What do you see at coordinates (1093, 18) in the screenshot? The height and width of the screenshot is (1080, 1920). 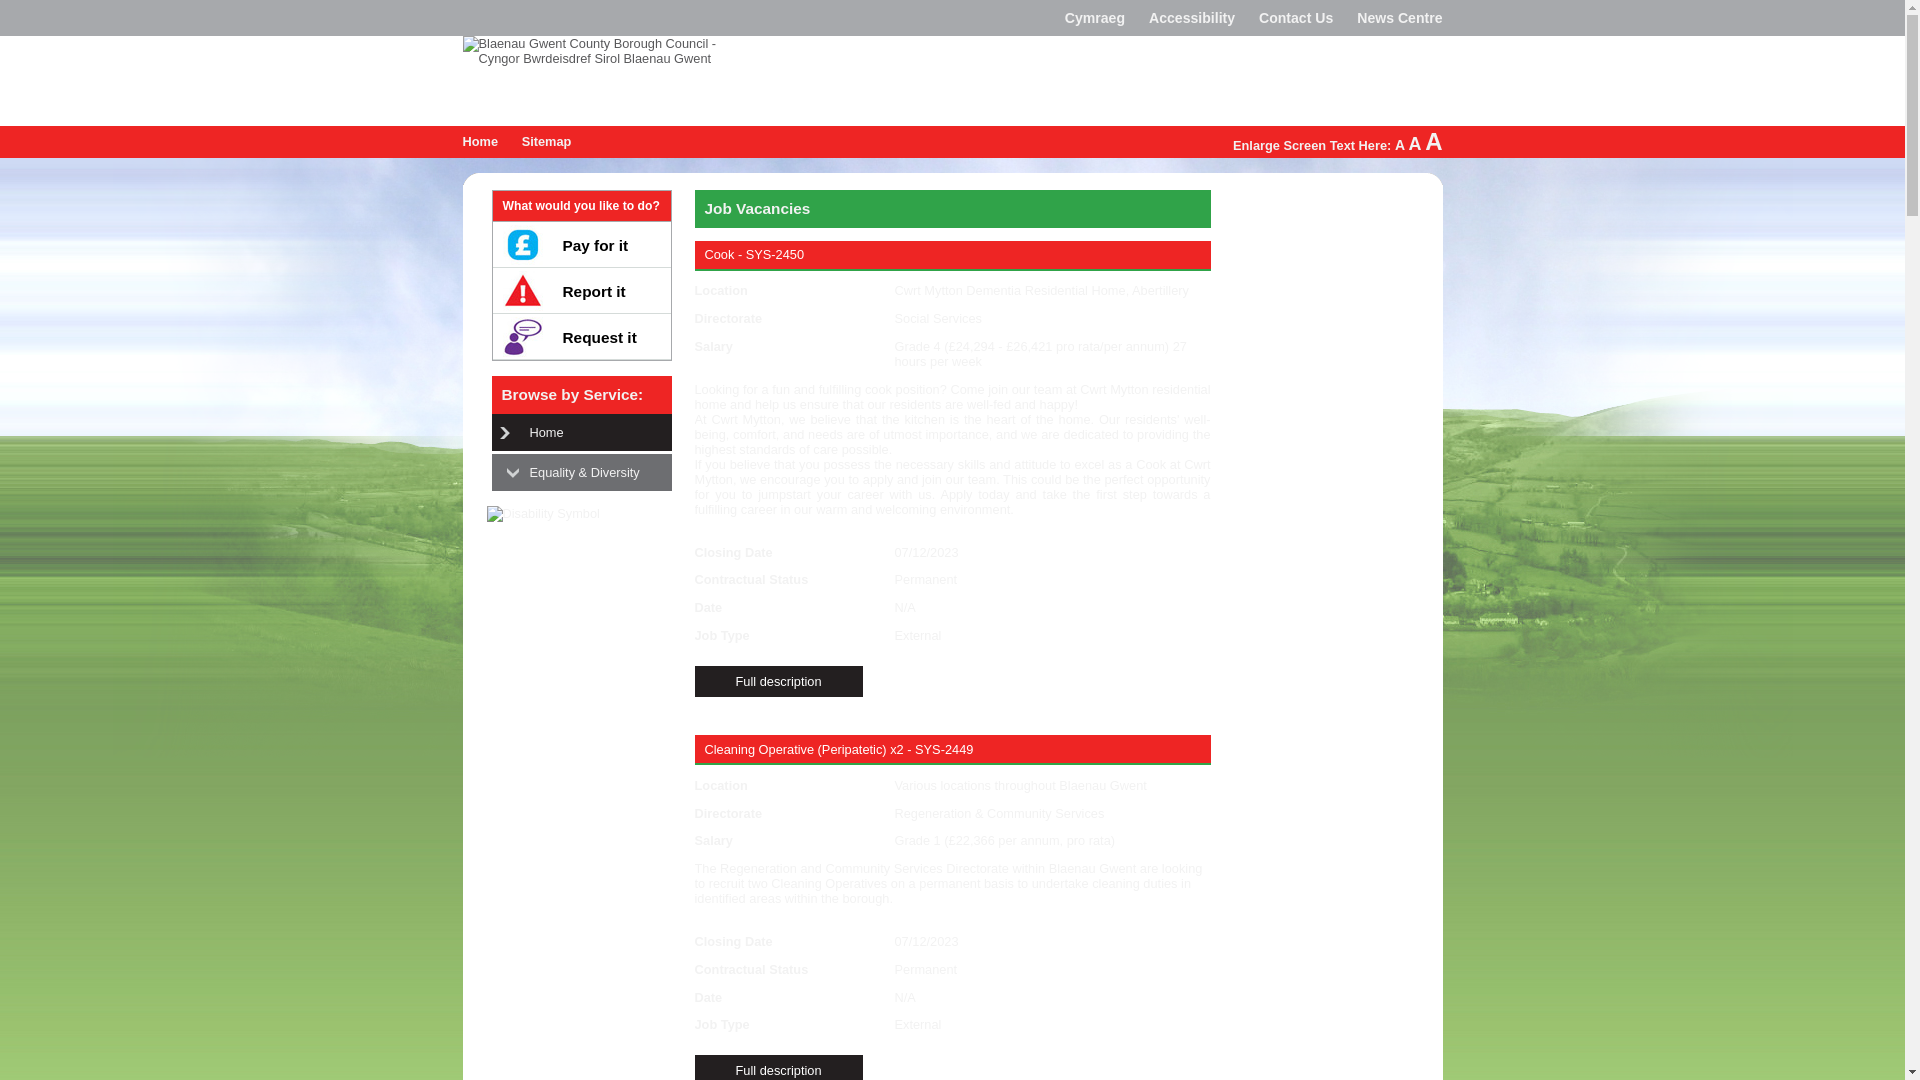 I see `'Cymraeg'` at bounding box center [1093, 18].